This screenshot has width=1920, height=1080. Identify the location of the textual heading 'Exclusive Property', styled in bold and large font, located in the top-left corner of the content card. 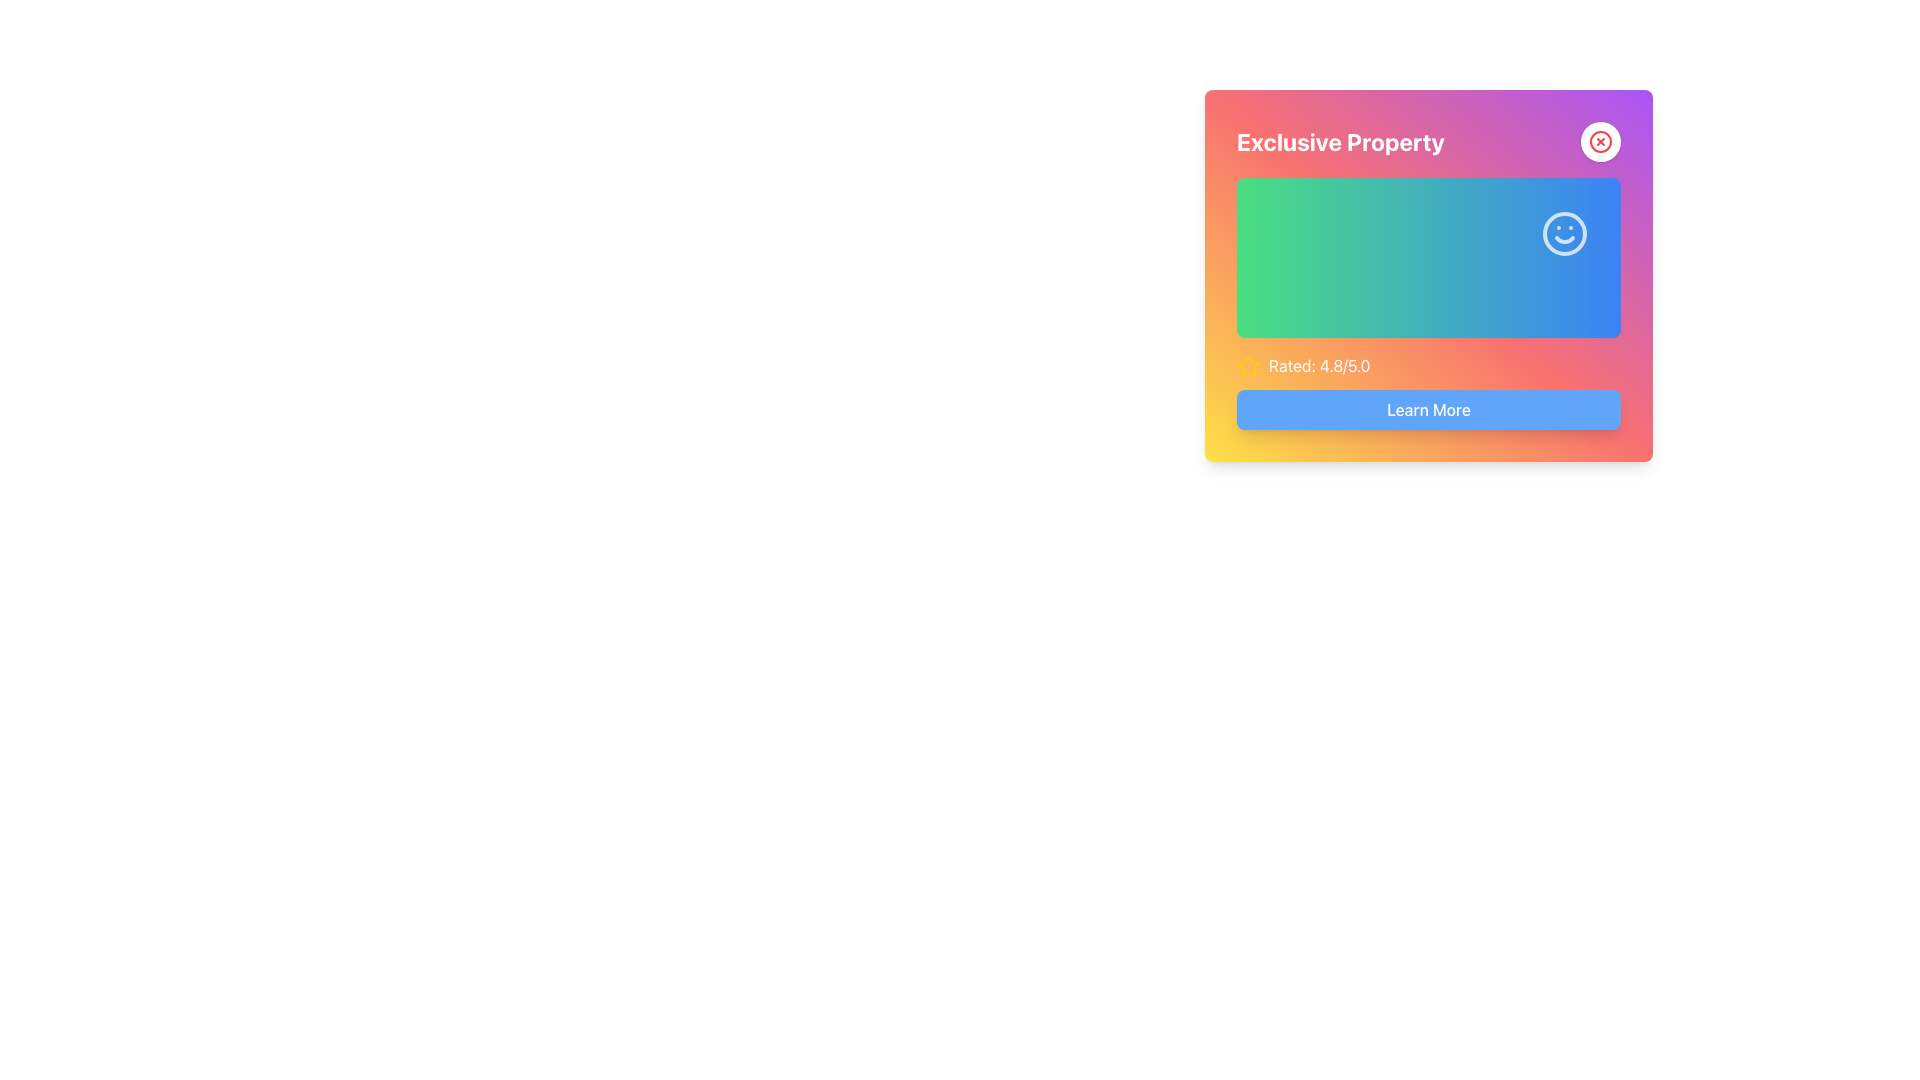
(1340, 141).